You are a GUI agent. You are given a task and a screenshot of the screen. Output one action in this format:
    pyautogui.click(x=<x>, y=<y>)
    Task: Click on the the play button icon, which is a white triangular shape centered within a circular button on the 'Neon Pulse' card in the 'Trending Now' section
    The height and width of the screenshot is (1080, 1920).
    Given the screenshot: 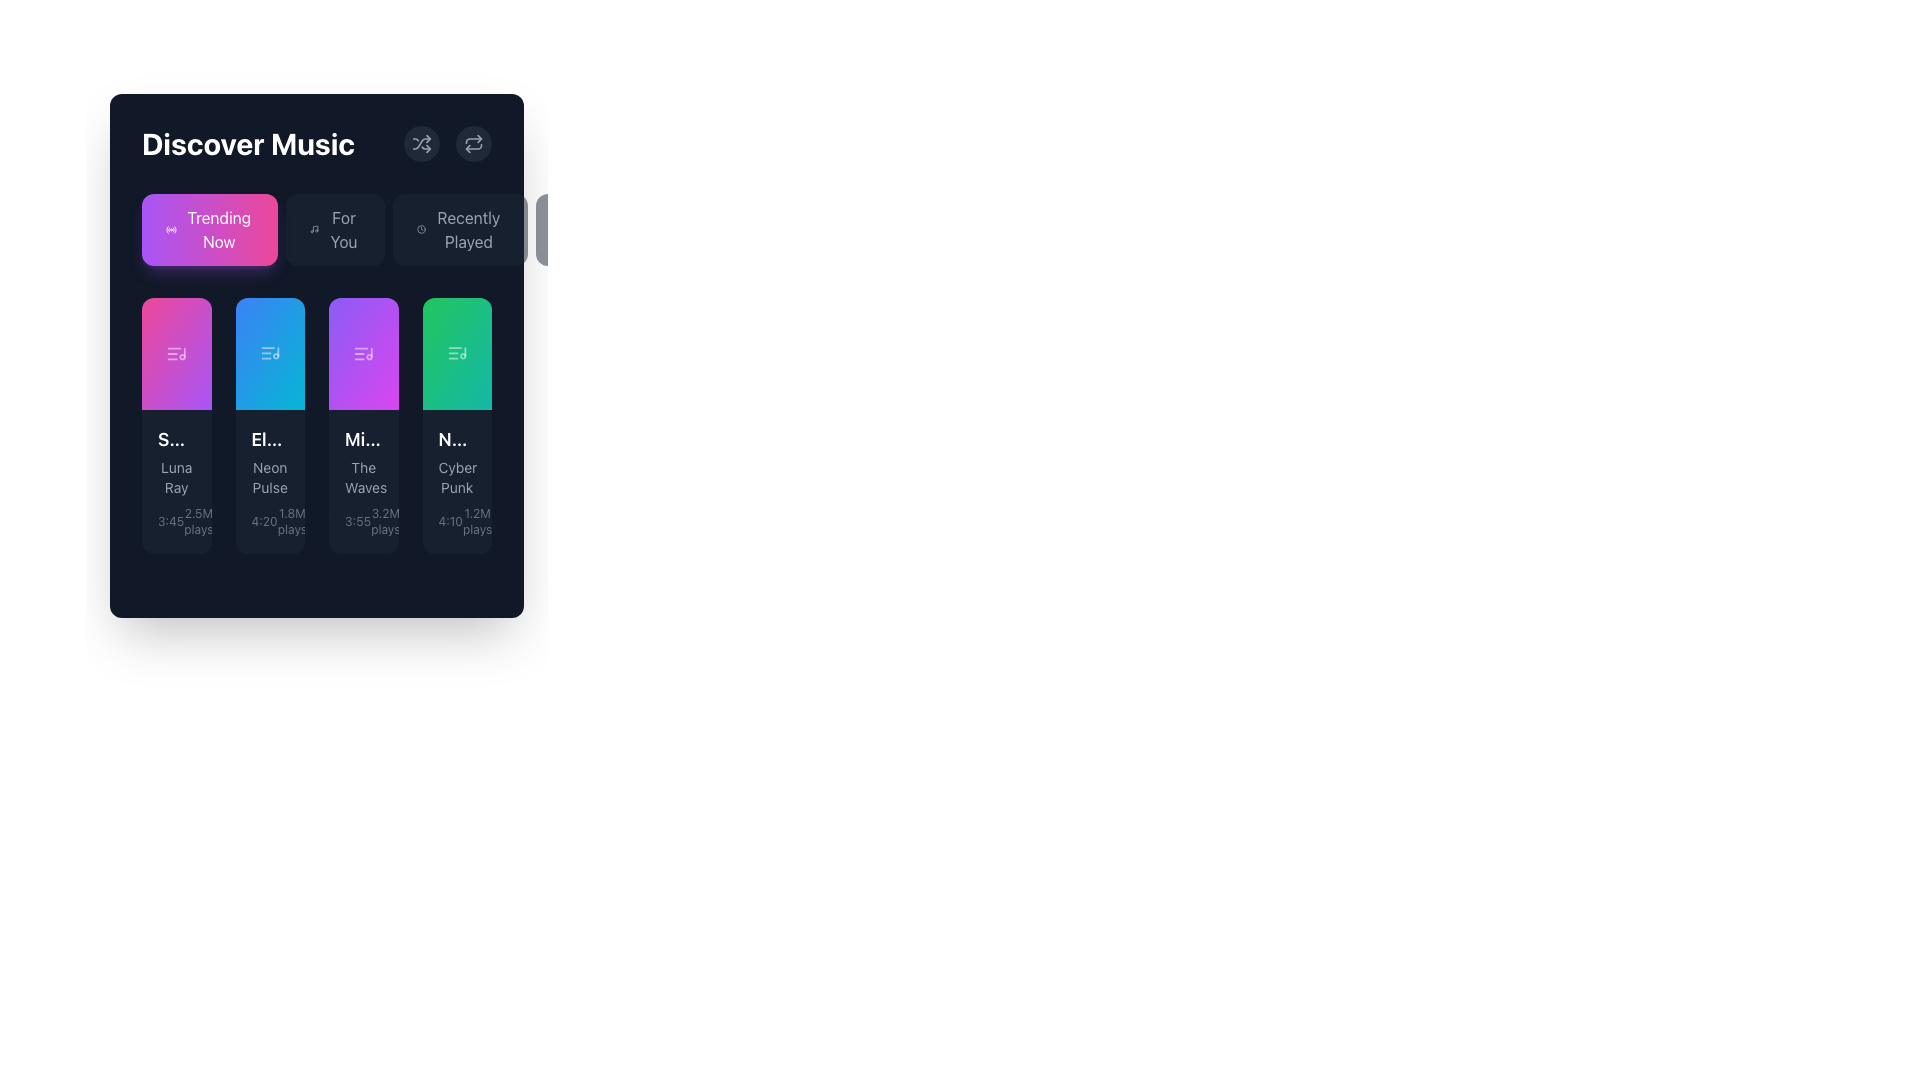 What is the action you would take?
    pyautogui.click(x=269, y=353)
    